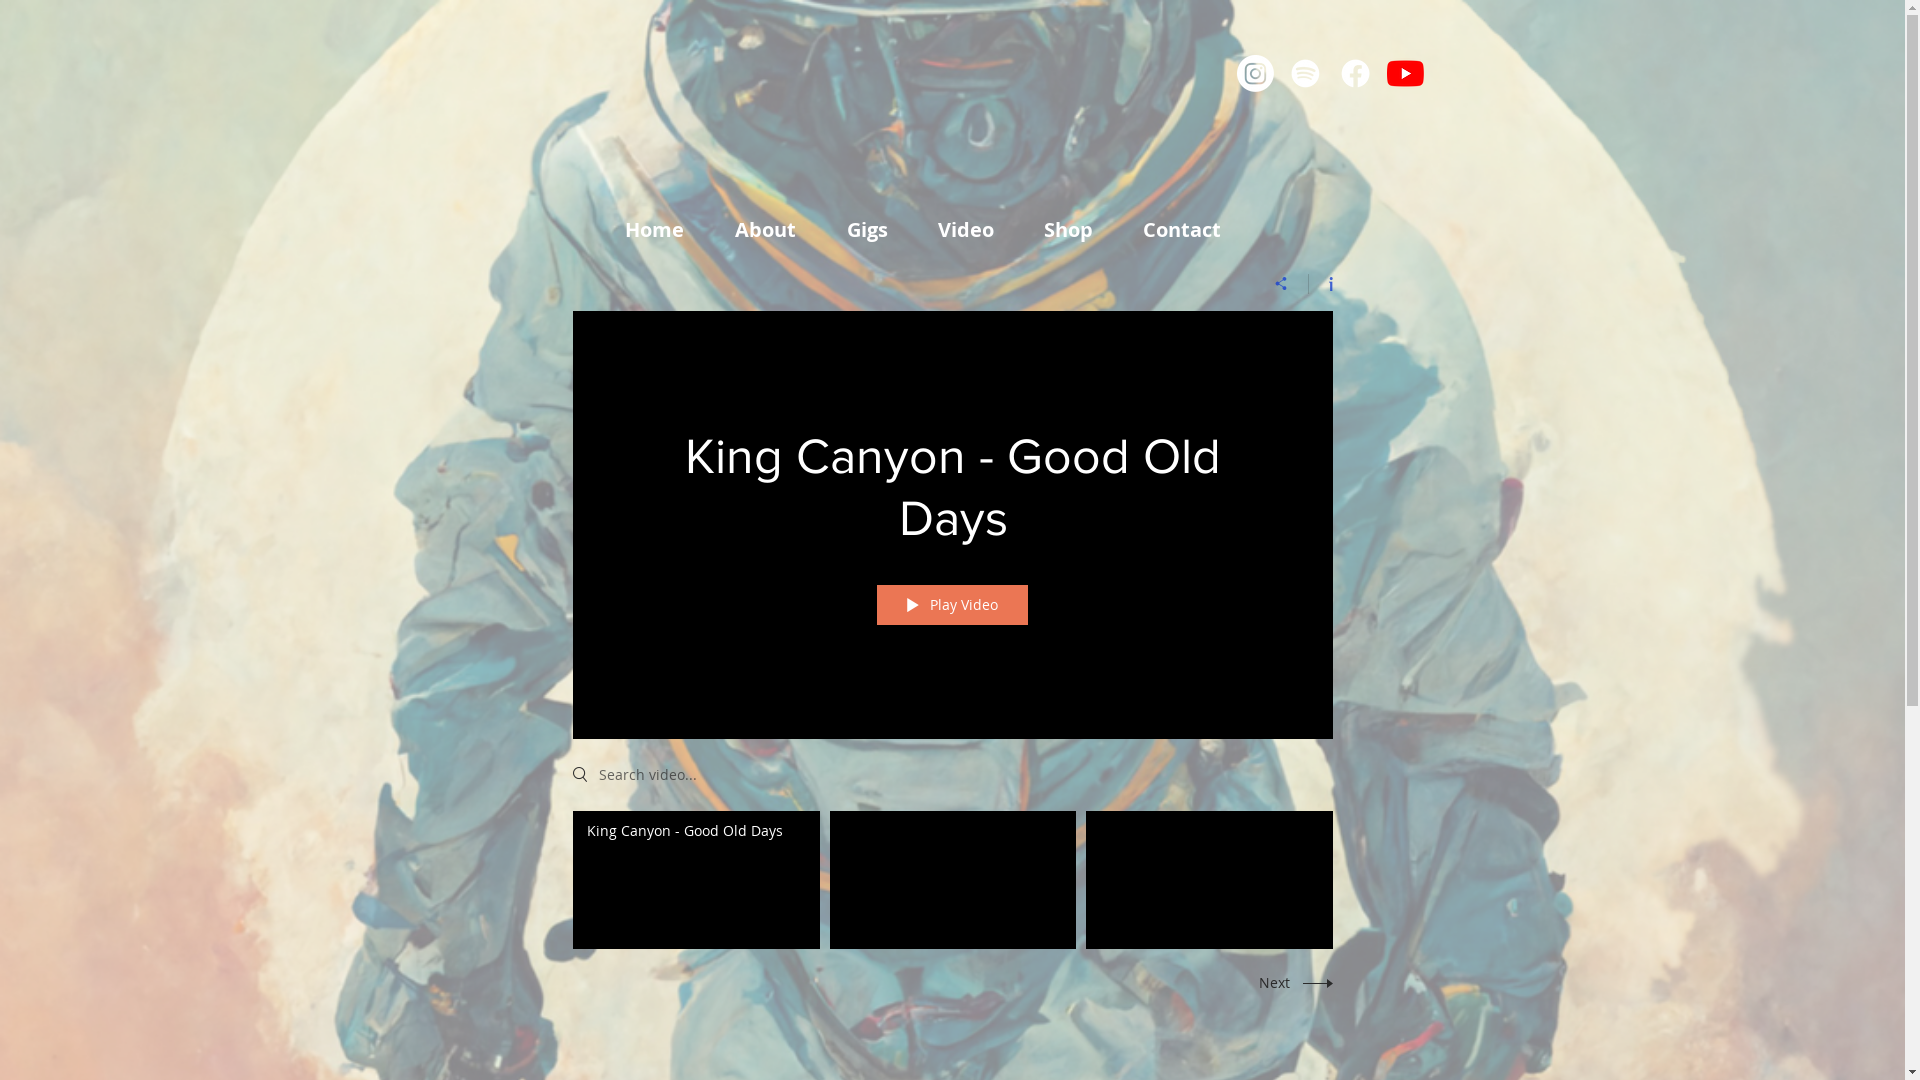 Image resolution: width=1920 pixels, height=1080 pixels. What do you see at coordinates (665, 229) in the screenshot?
I see `'Home'` at bounding box center [665, 229].